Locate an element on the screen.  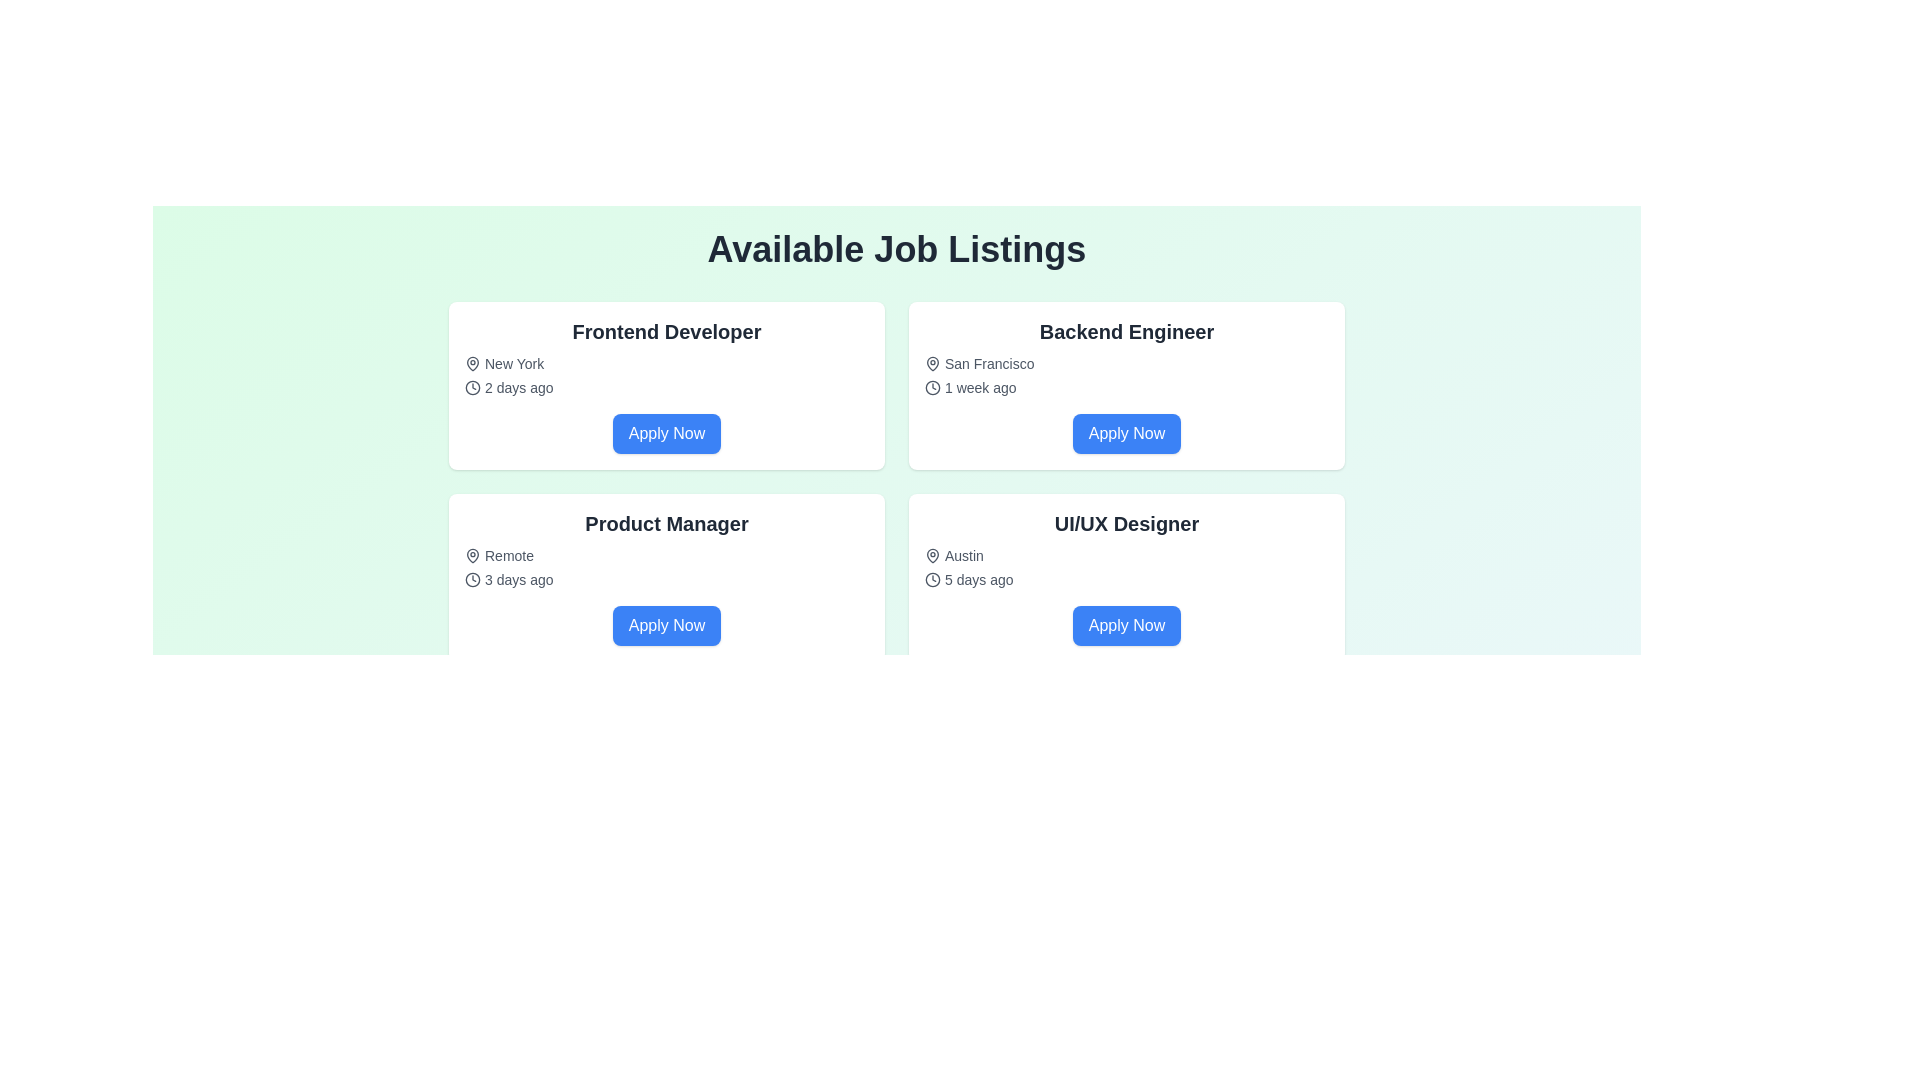
the icon associated with 'San Francisco' located in the top-left of the 'Backend Engineer' job listing card is located at coordinates (931, 363).